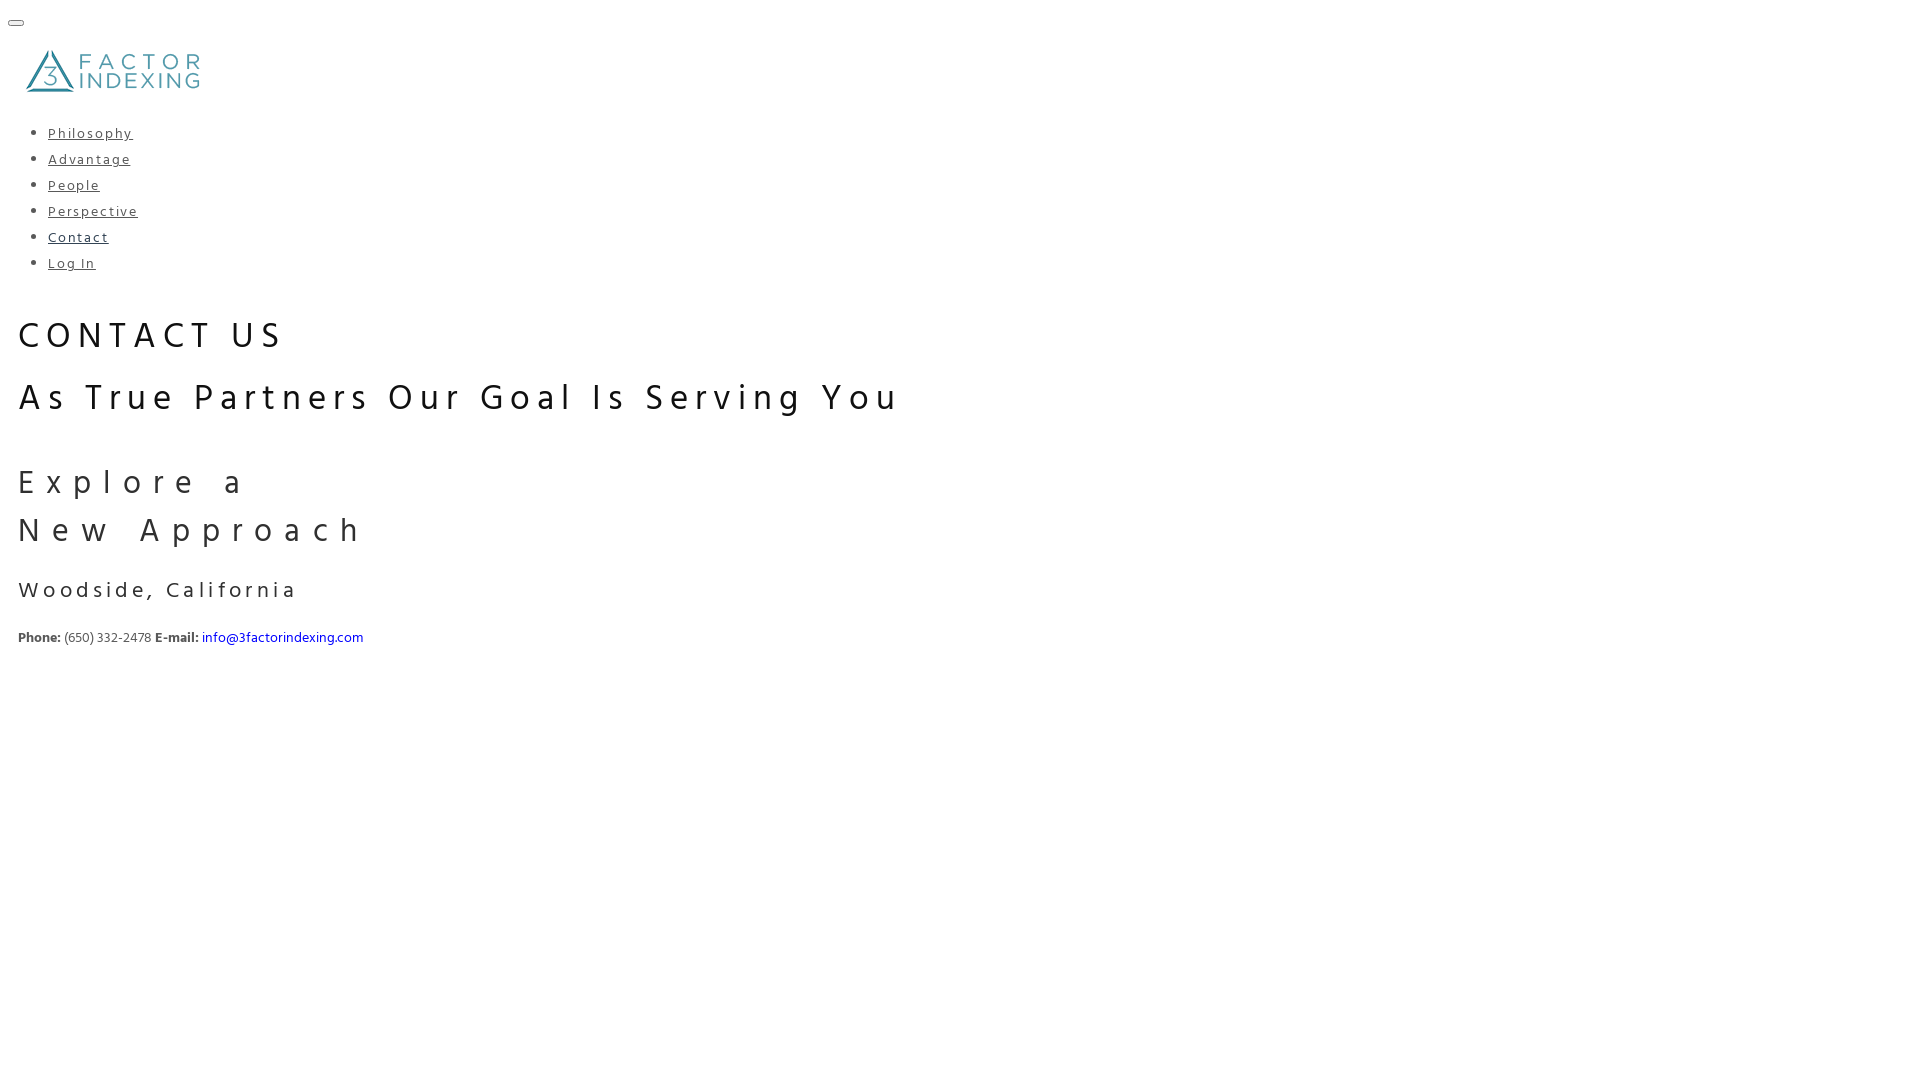 Image resolution: width=1920 pixels, height=1080 pixels. Describe the element at coordinates (73, 186) in the screenshot. I see `'People'` at that location.